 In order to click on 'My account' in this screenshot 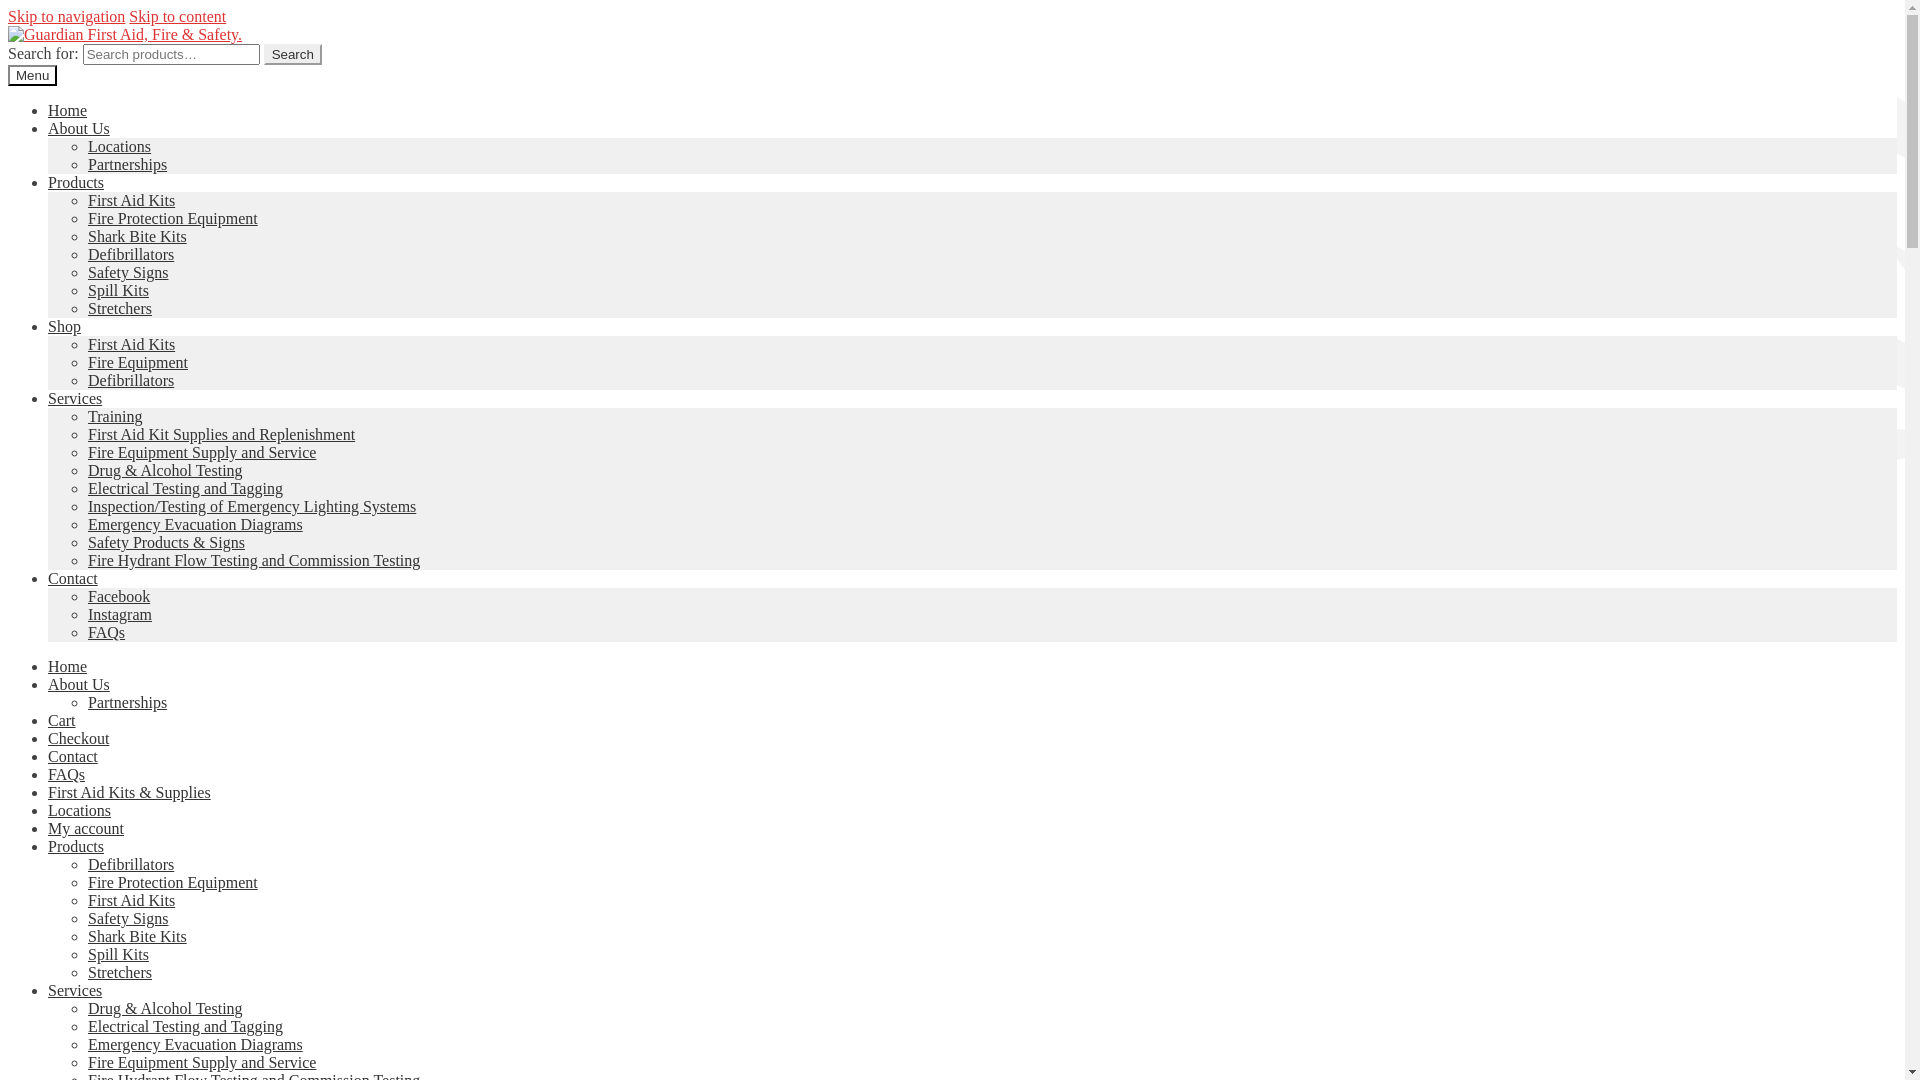, I will do `click(48, 828)`.